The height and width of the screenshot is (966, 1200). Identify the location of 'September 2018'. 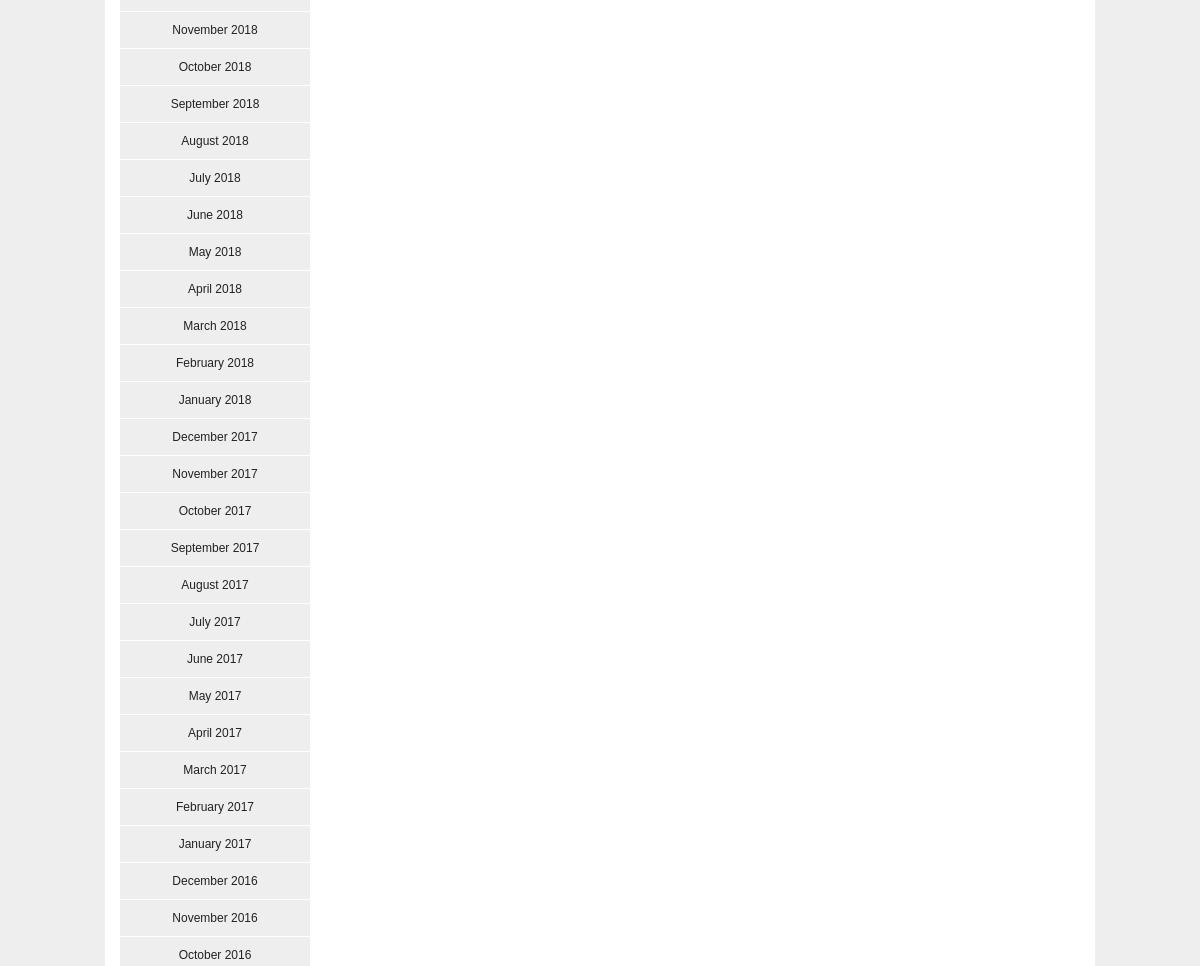
(213, 104).